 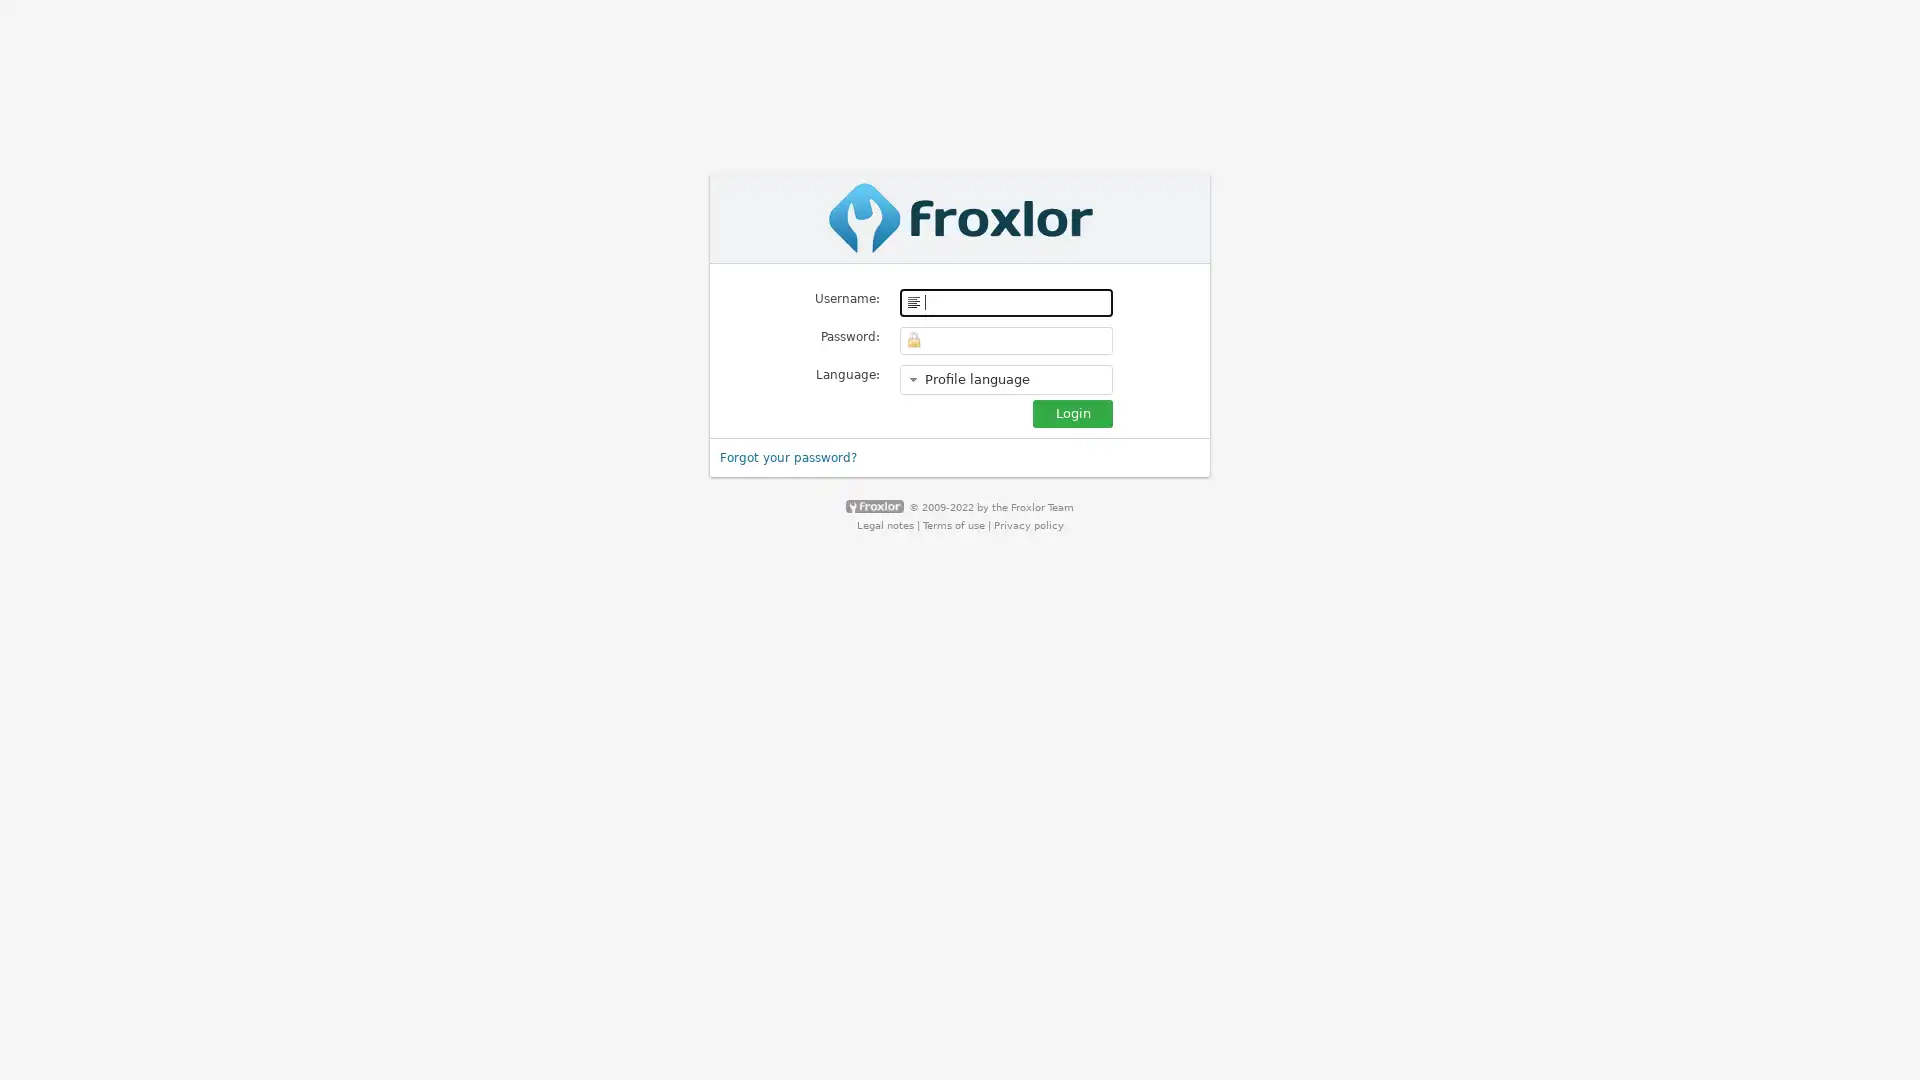 I want to click on Login, so click(x=1072, y=411).